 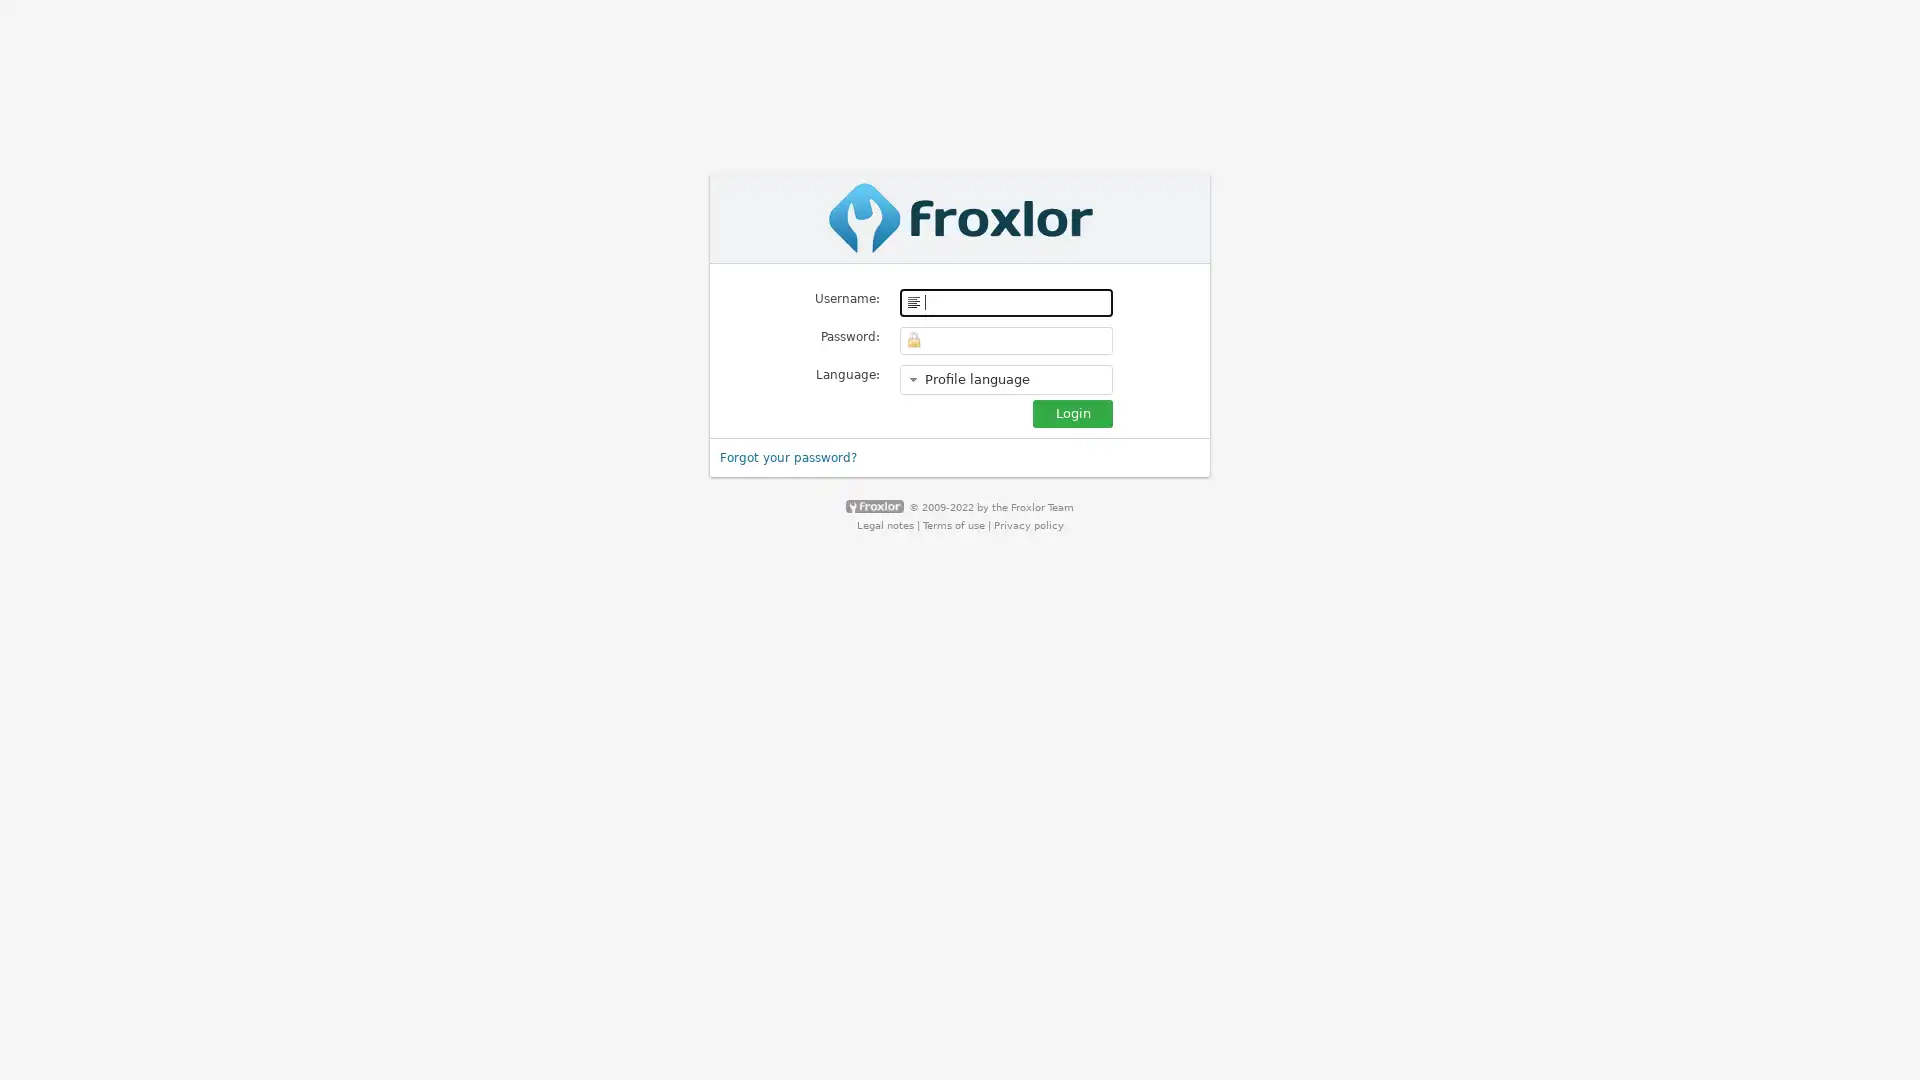 I want to click on Login, so click(x=1072, y=411).